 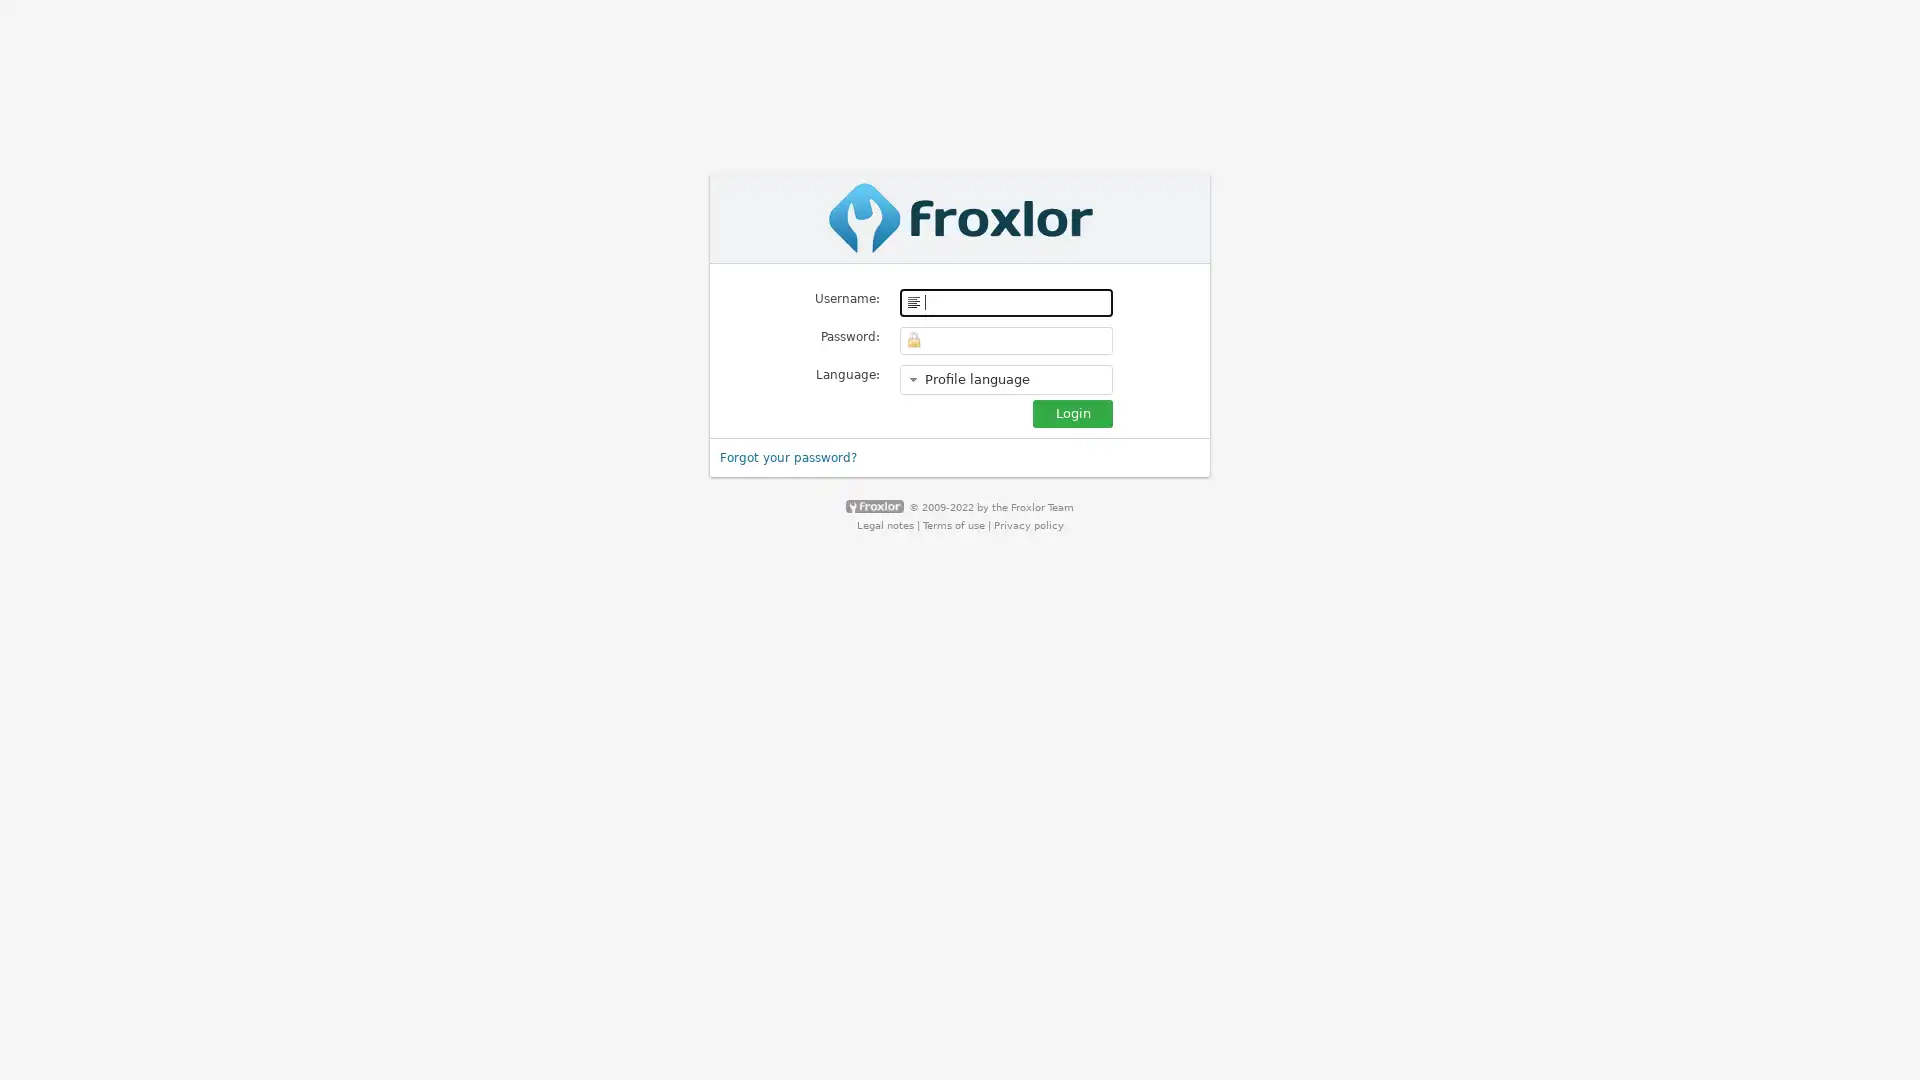 I want to click on Login, so click(x=1072, y=411).